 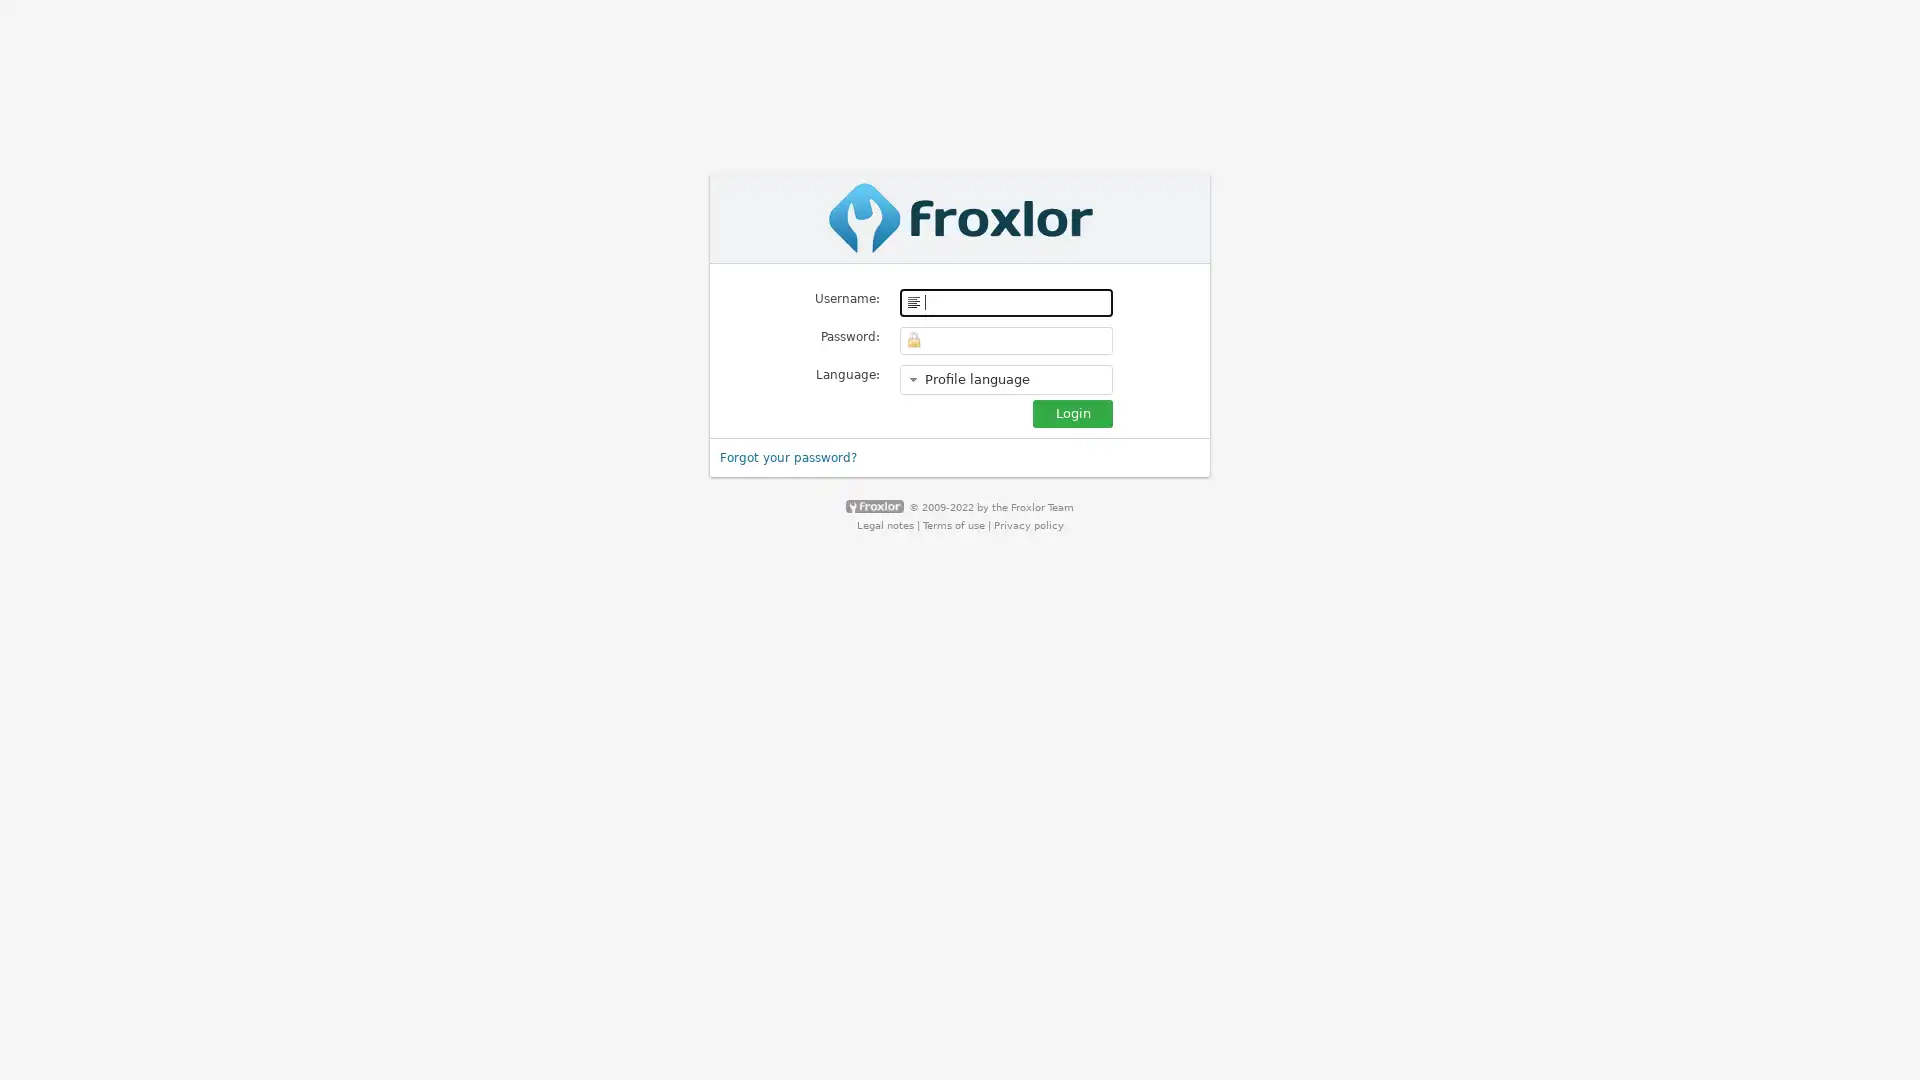 I want to click on Login, so click(x=1072, y=411).